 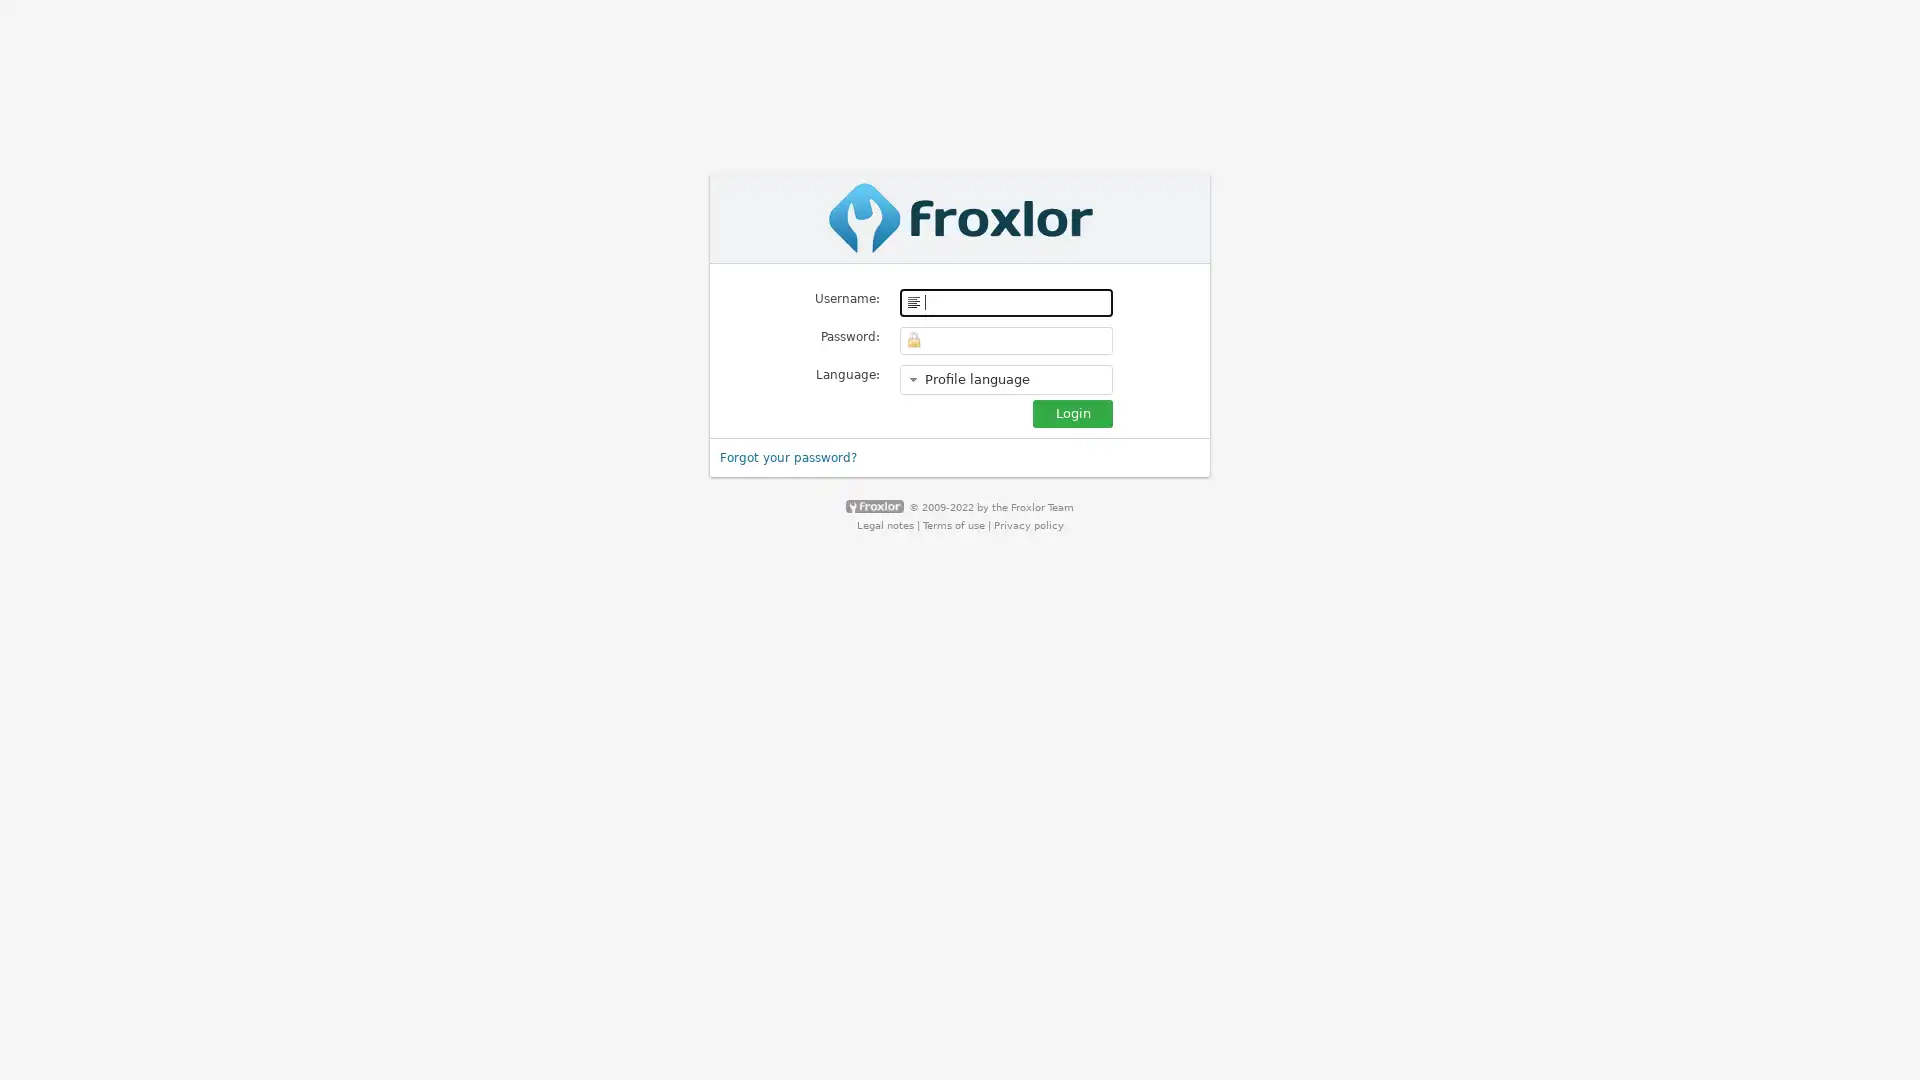 I want to click on Login, so click(x=1072, y=411).